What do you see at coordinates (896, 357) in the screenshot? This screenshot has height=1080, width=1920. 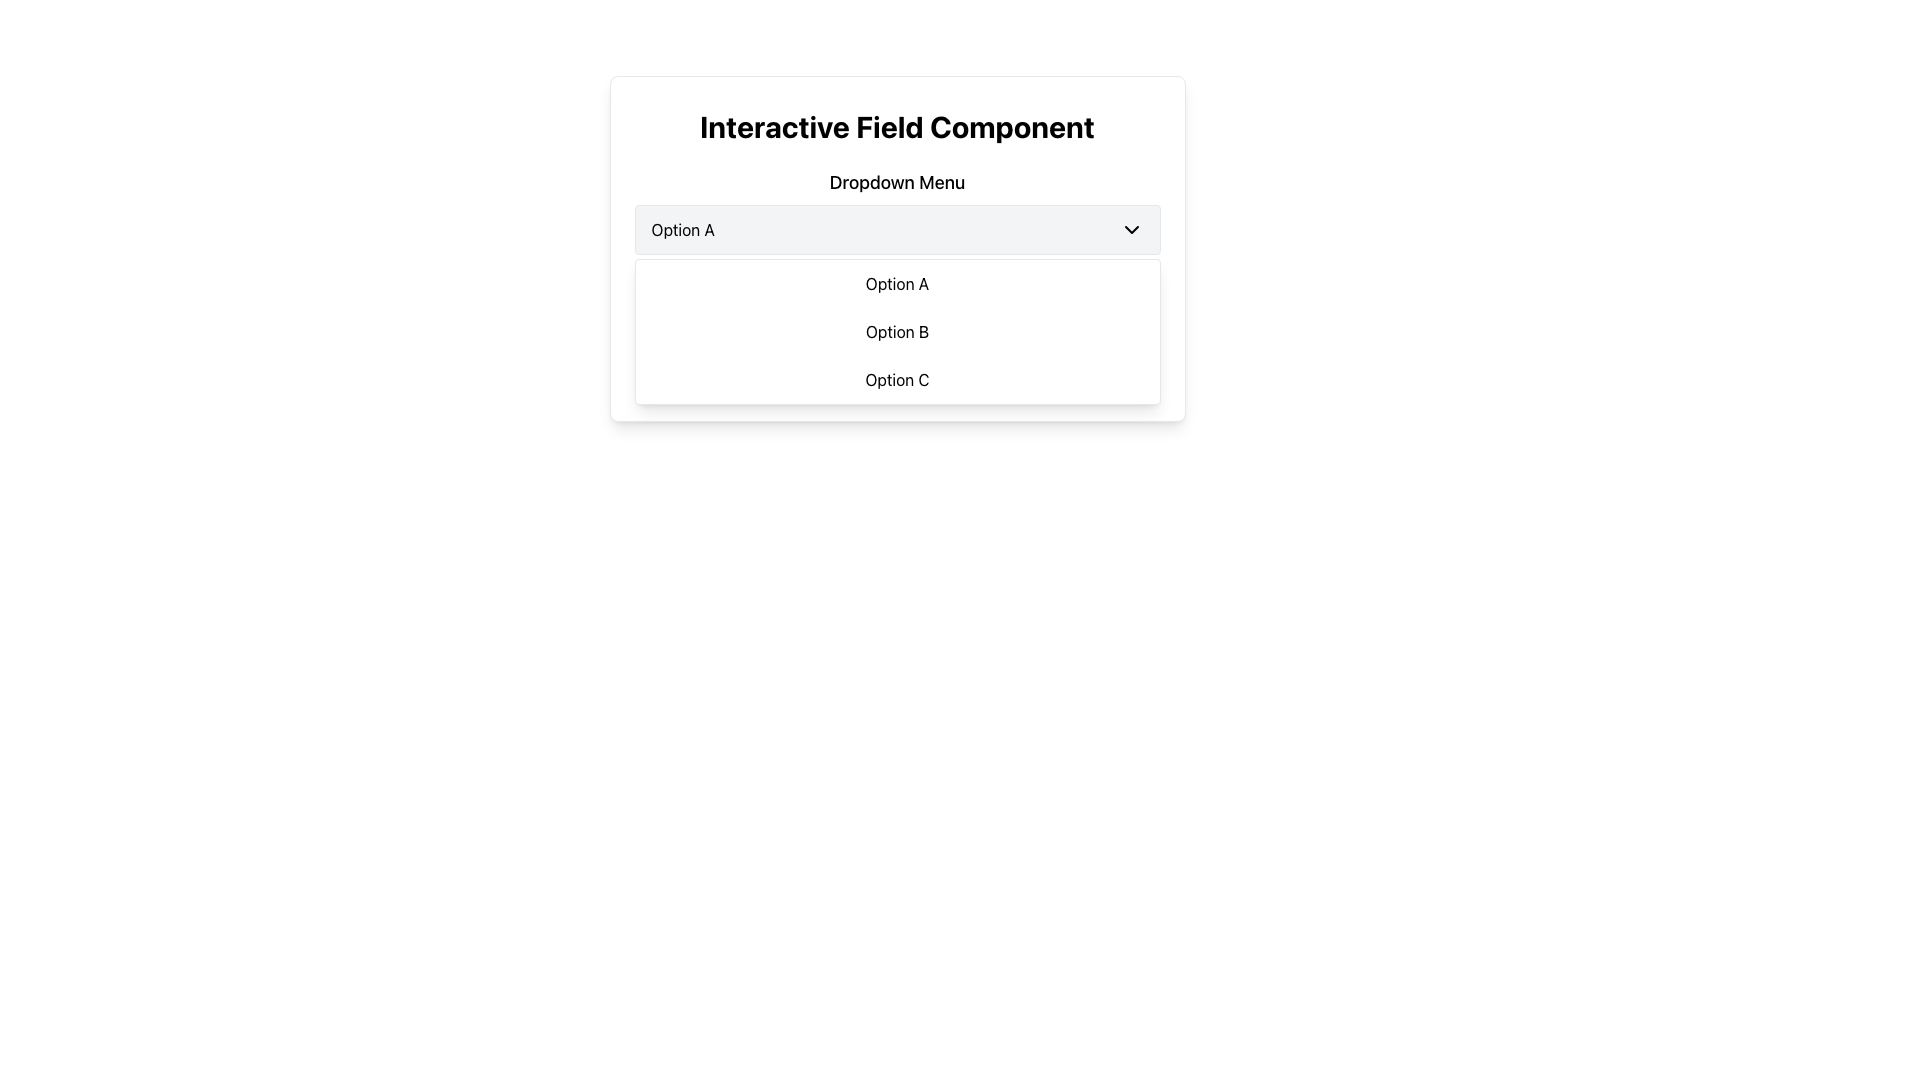 I see `the text label displaying 'Feature is disabled.' with a warning triangle icon, which is styled with a red background and rounded borders` at bounding box center [896, 357].